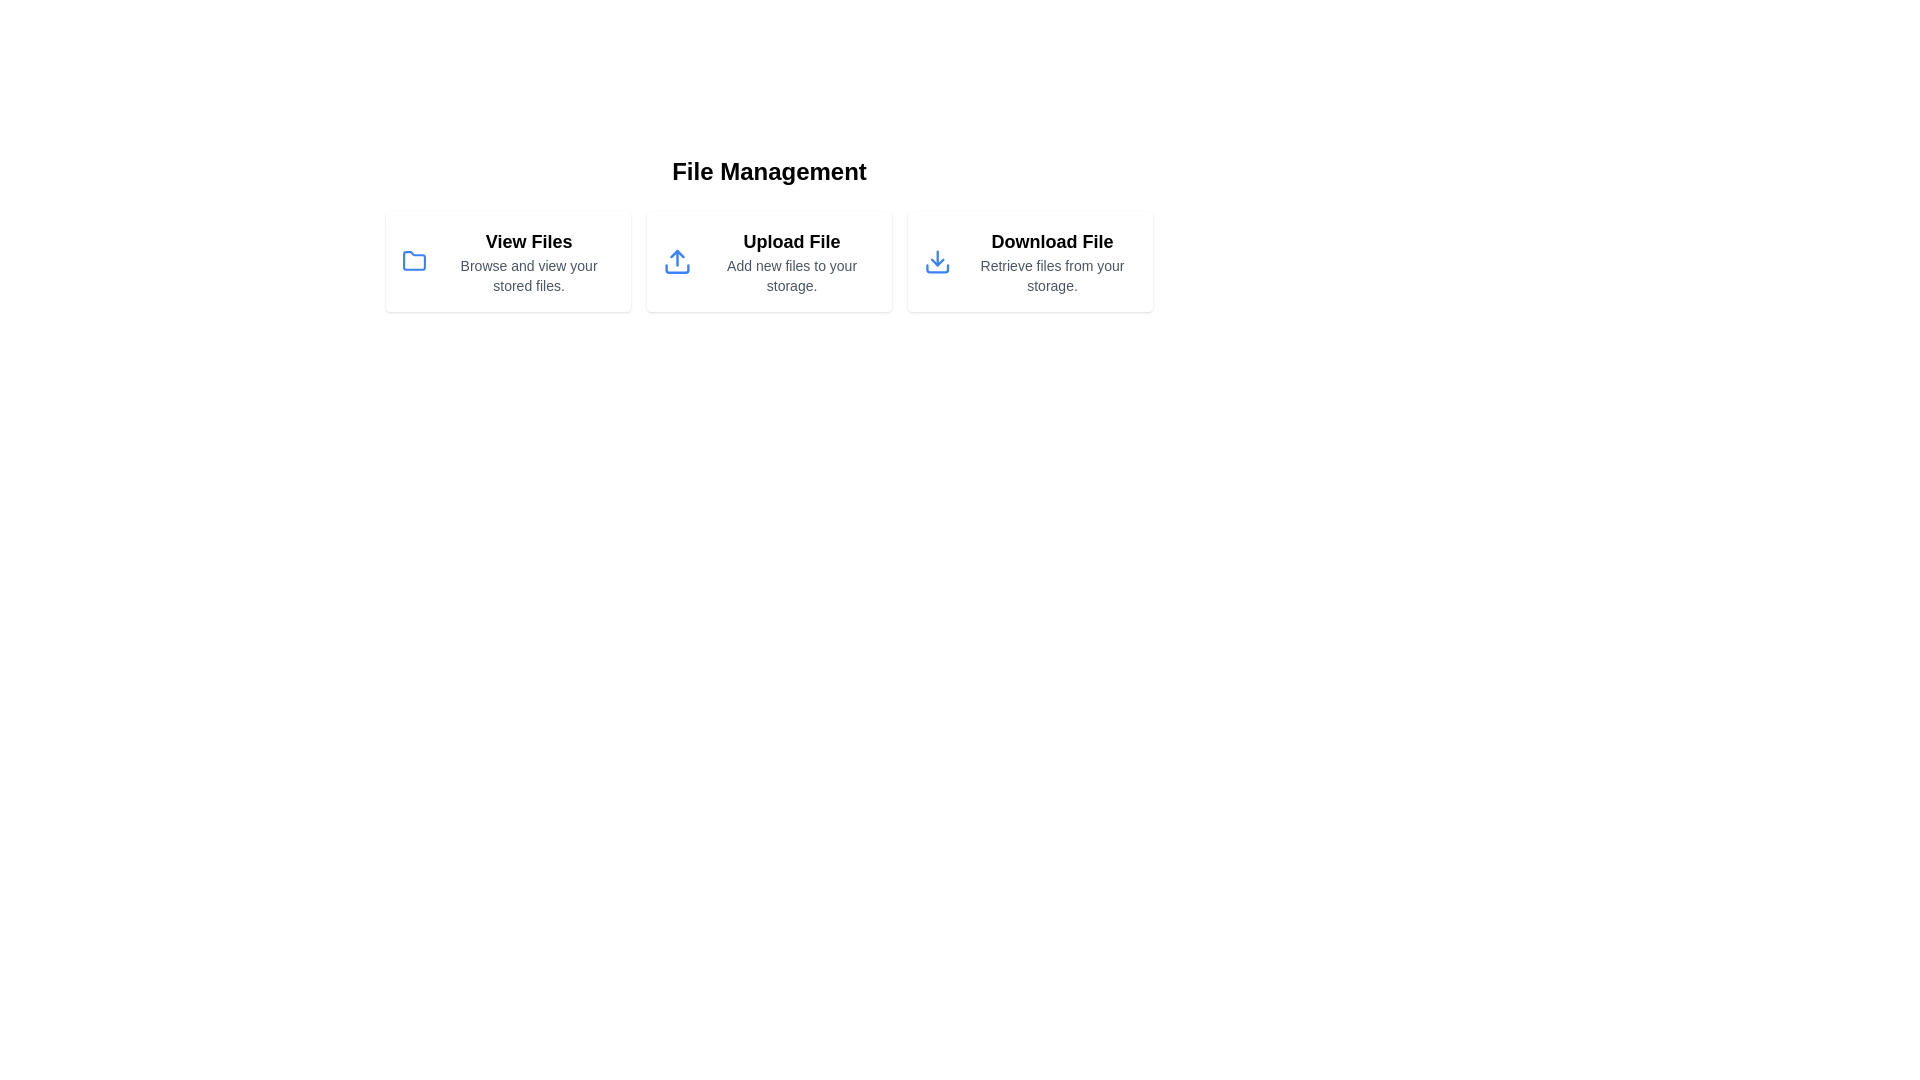  Describe the element at coordinates (768, 171) in the screenshot. I see `the centered header text displaying 'File Management', which is styled in bold and prominently placed at the top of the section` at that location.